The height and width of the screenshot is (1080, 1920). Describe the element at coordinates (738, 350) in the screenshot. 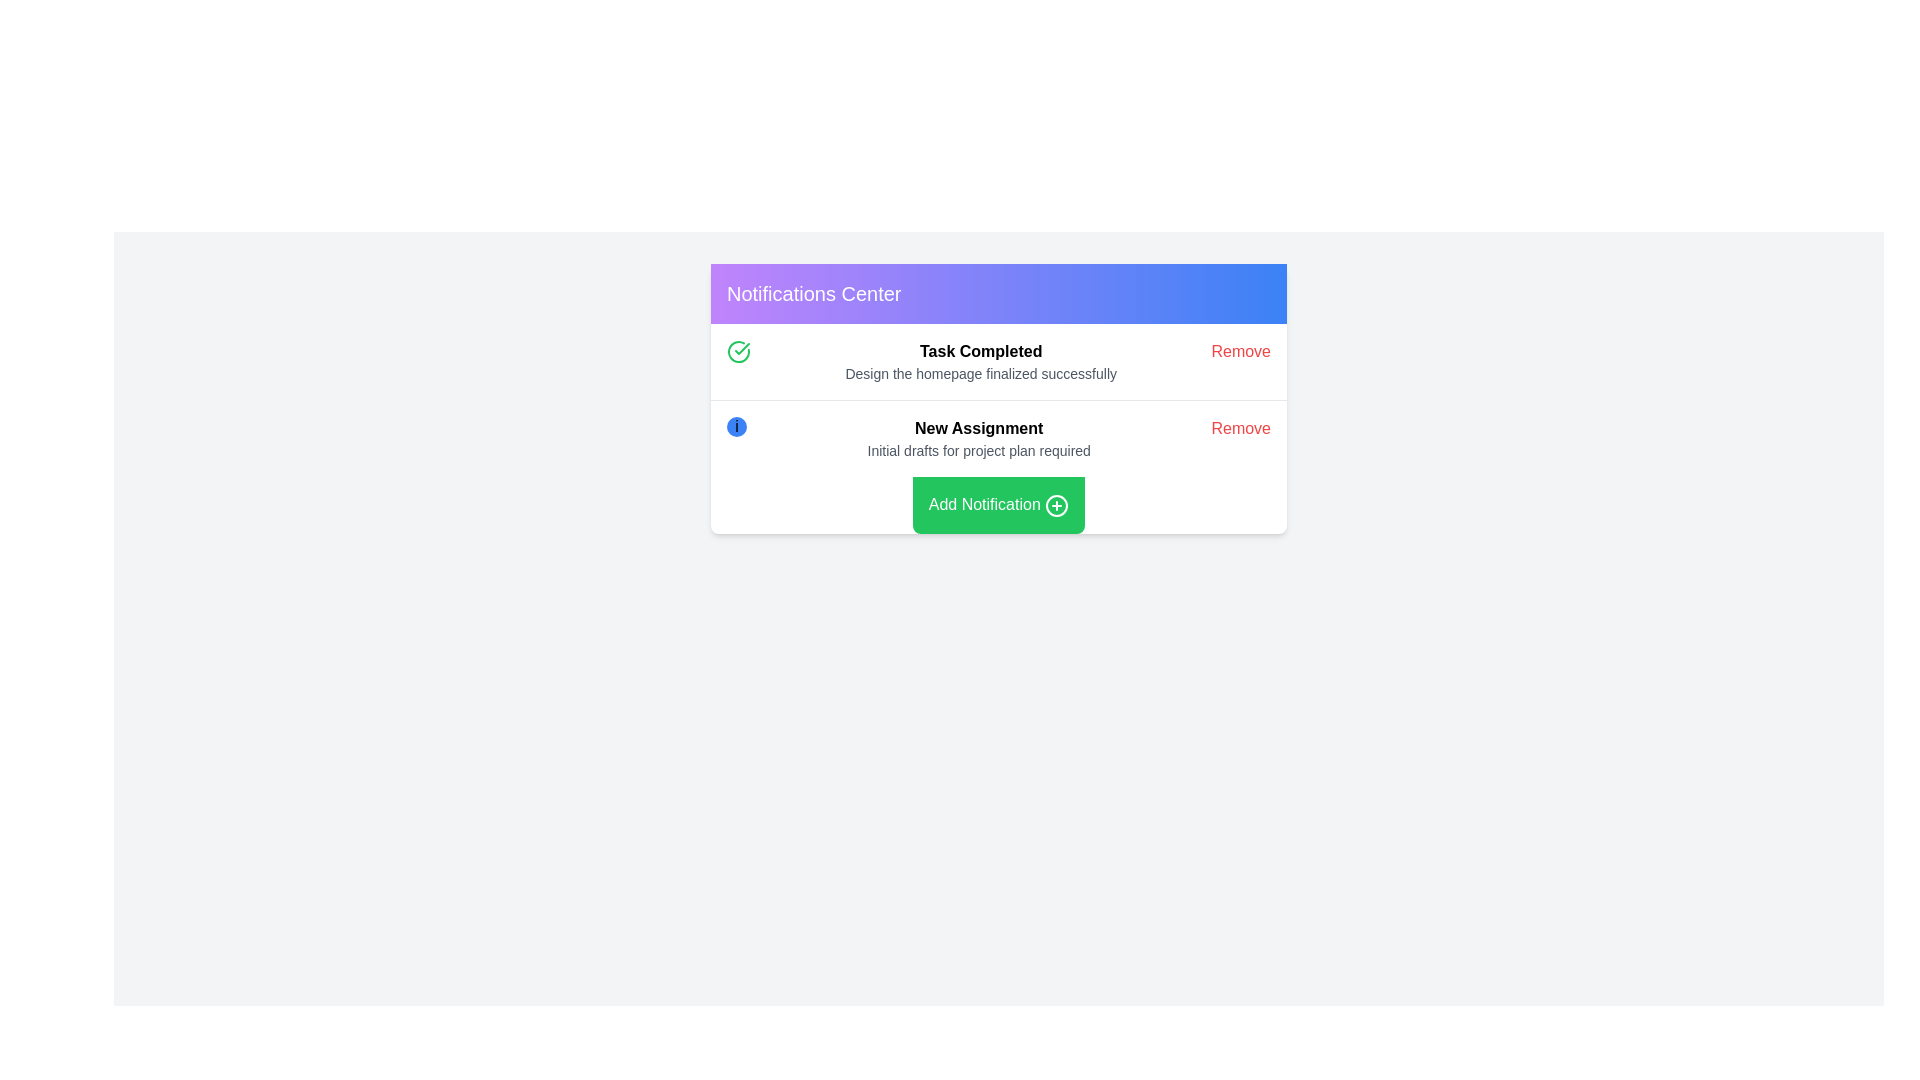

I see `the circular green checkmark icon that symbolizes success, positioned on the left side of the 'Task Completed' text` at that location.